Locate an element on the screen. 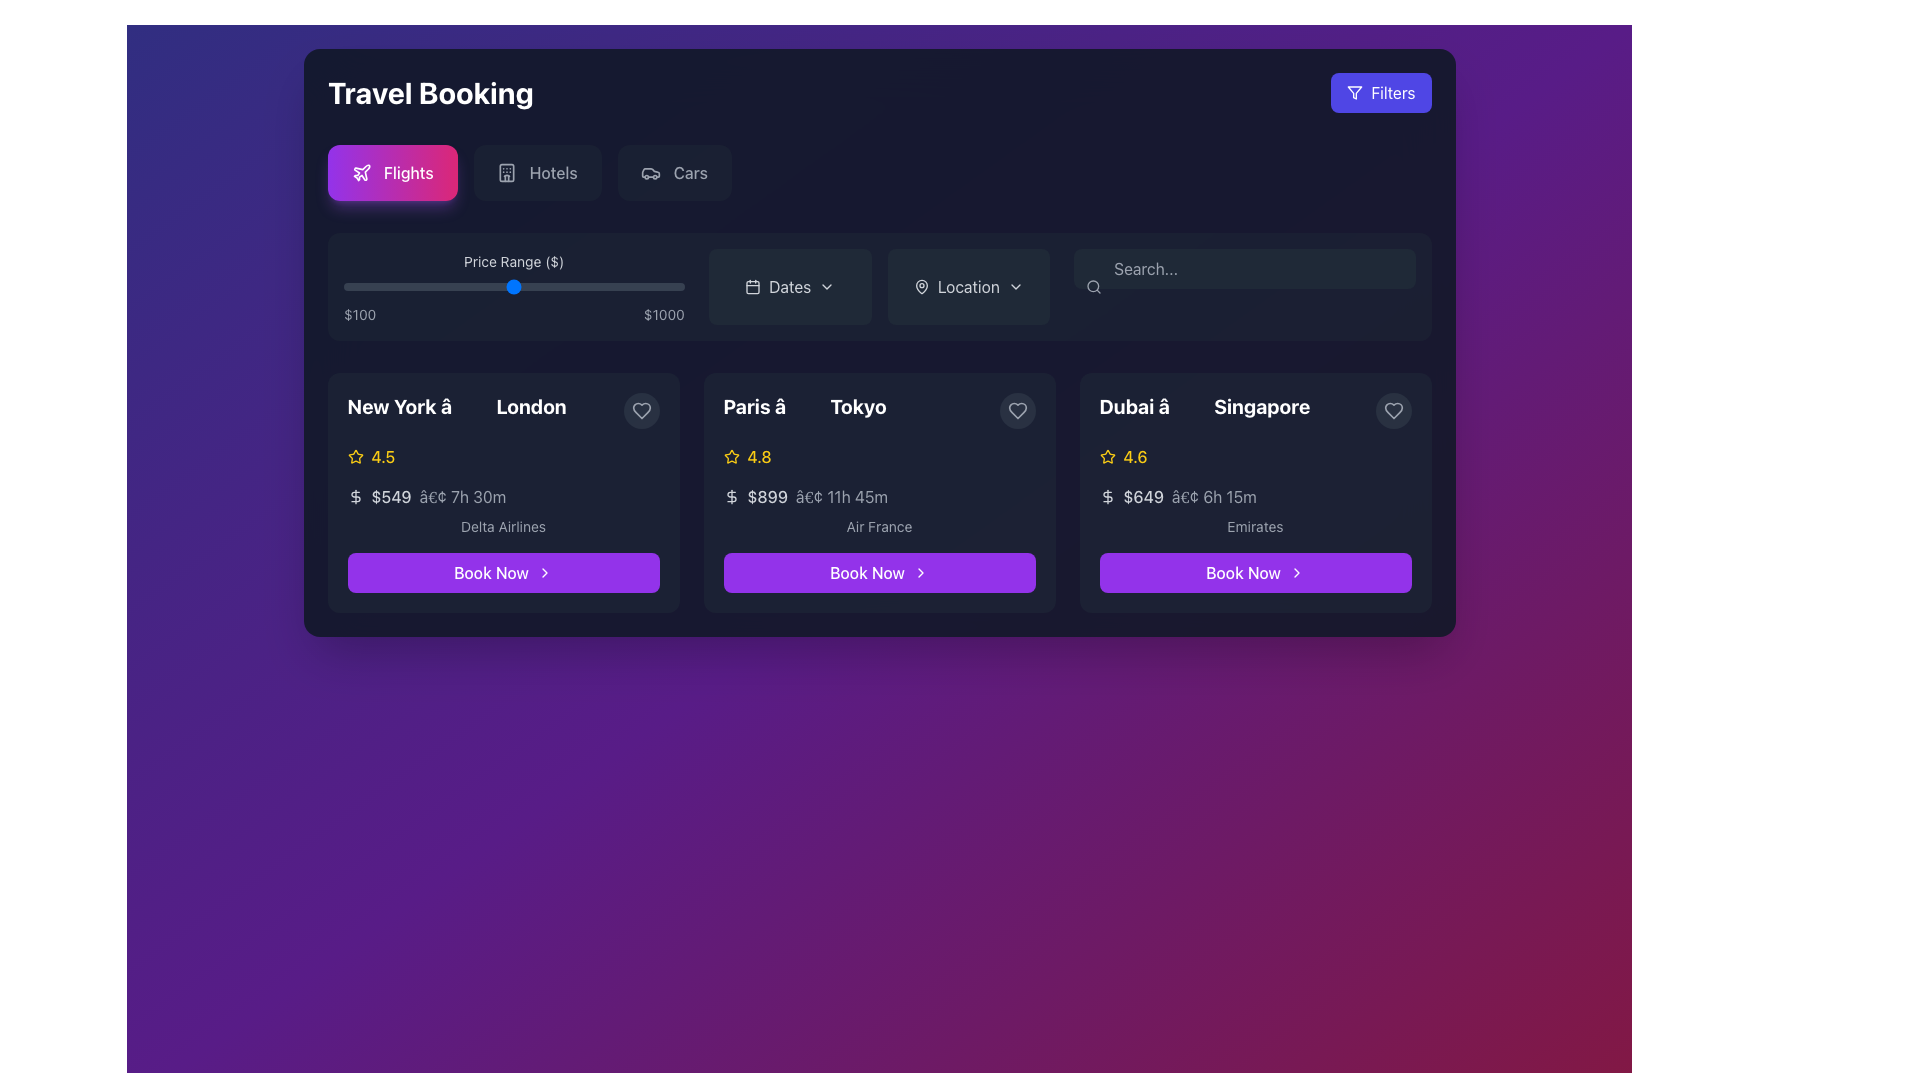 This screenshot has height=1080, width=1920. the Text label displaying '$549', which is styled in bold font and located in the first travel option card, prominently positioned in the details section before the time indicator '• 7h 30m' is located at coordinates (391, 496).